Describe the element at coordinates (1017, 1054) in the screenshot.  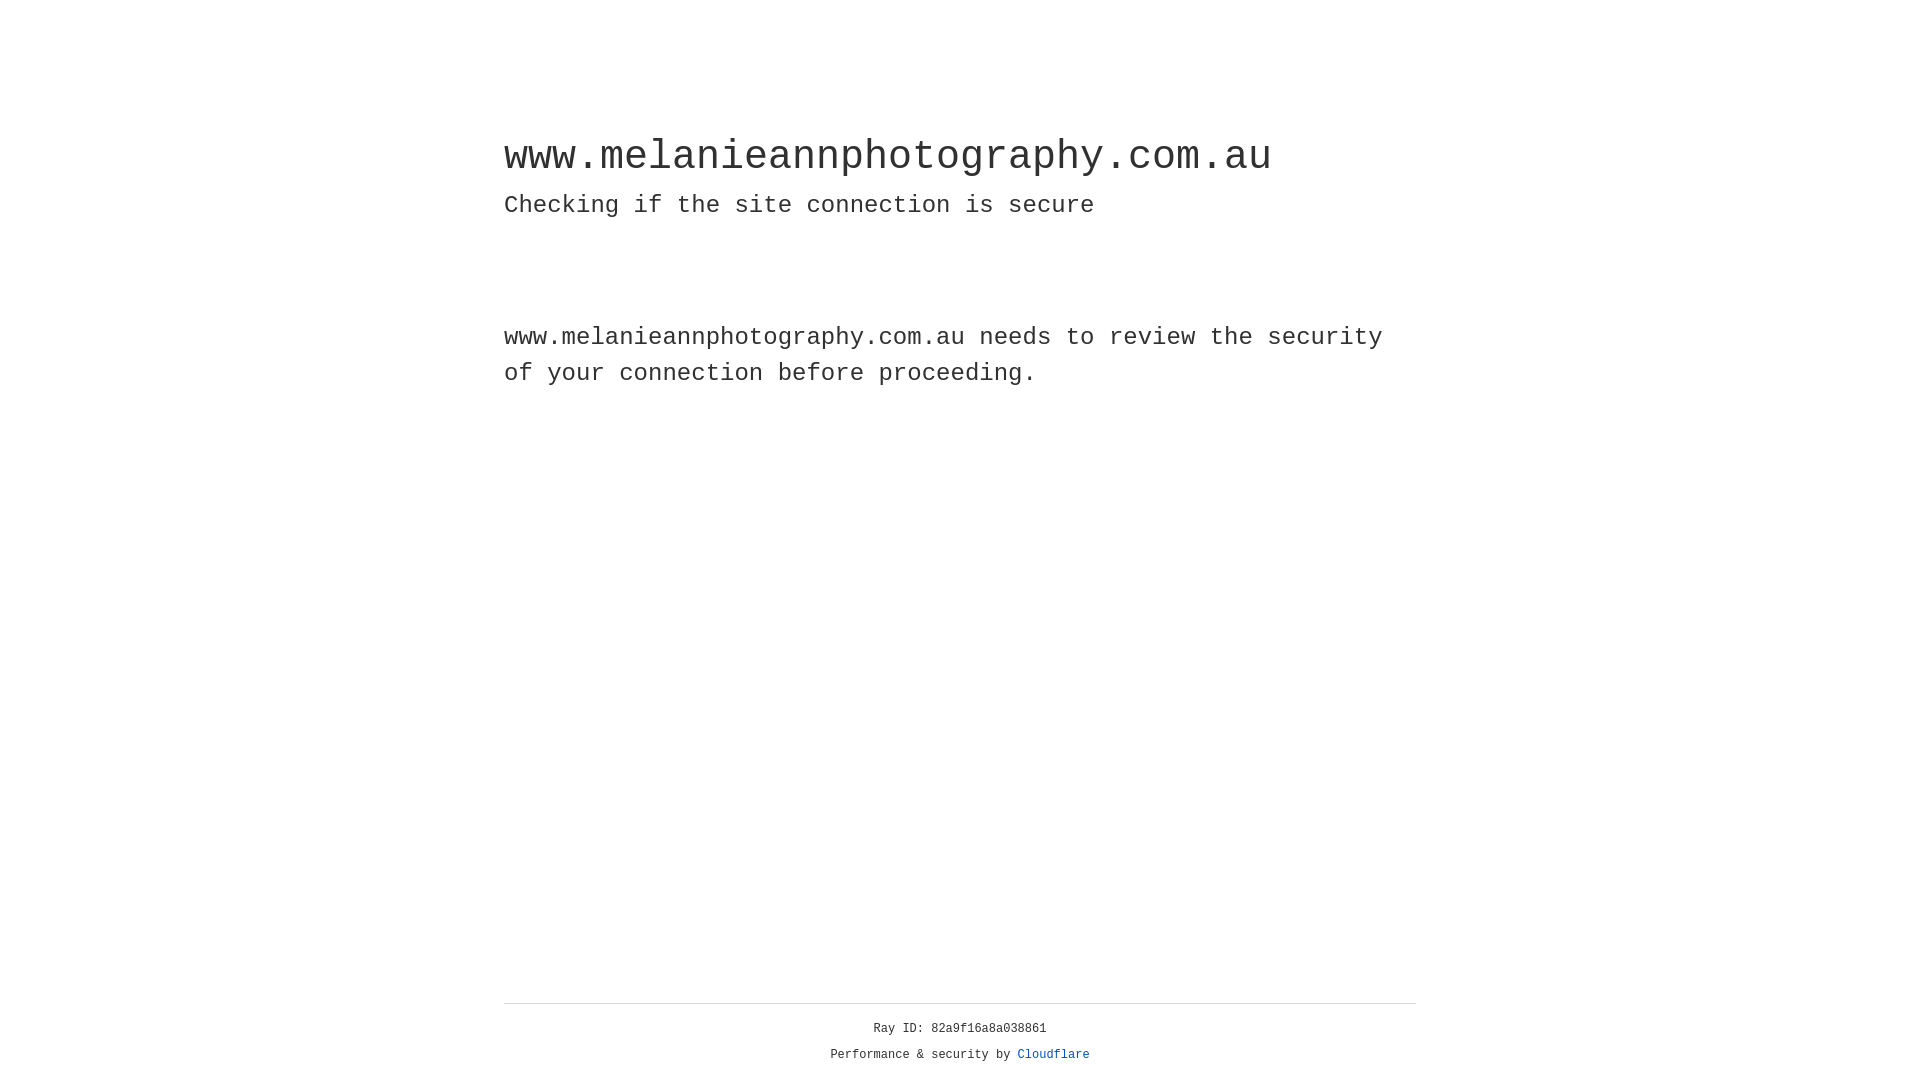
I see `'Cloudflare'` at that location.